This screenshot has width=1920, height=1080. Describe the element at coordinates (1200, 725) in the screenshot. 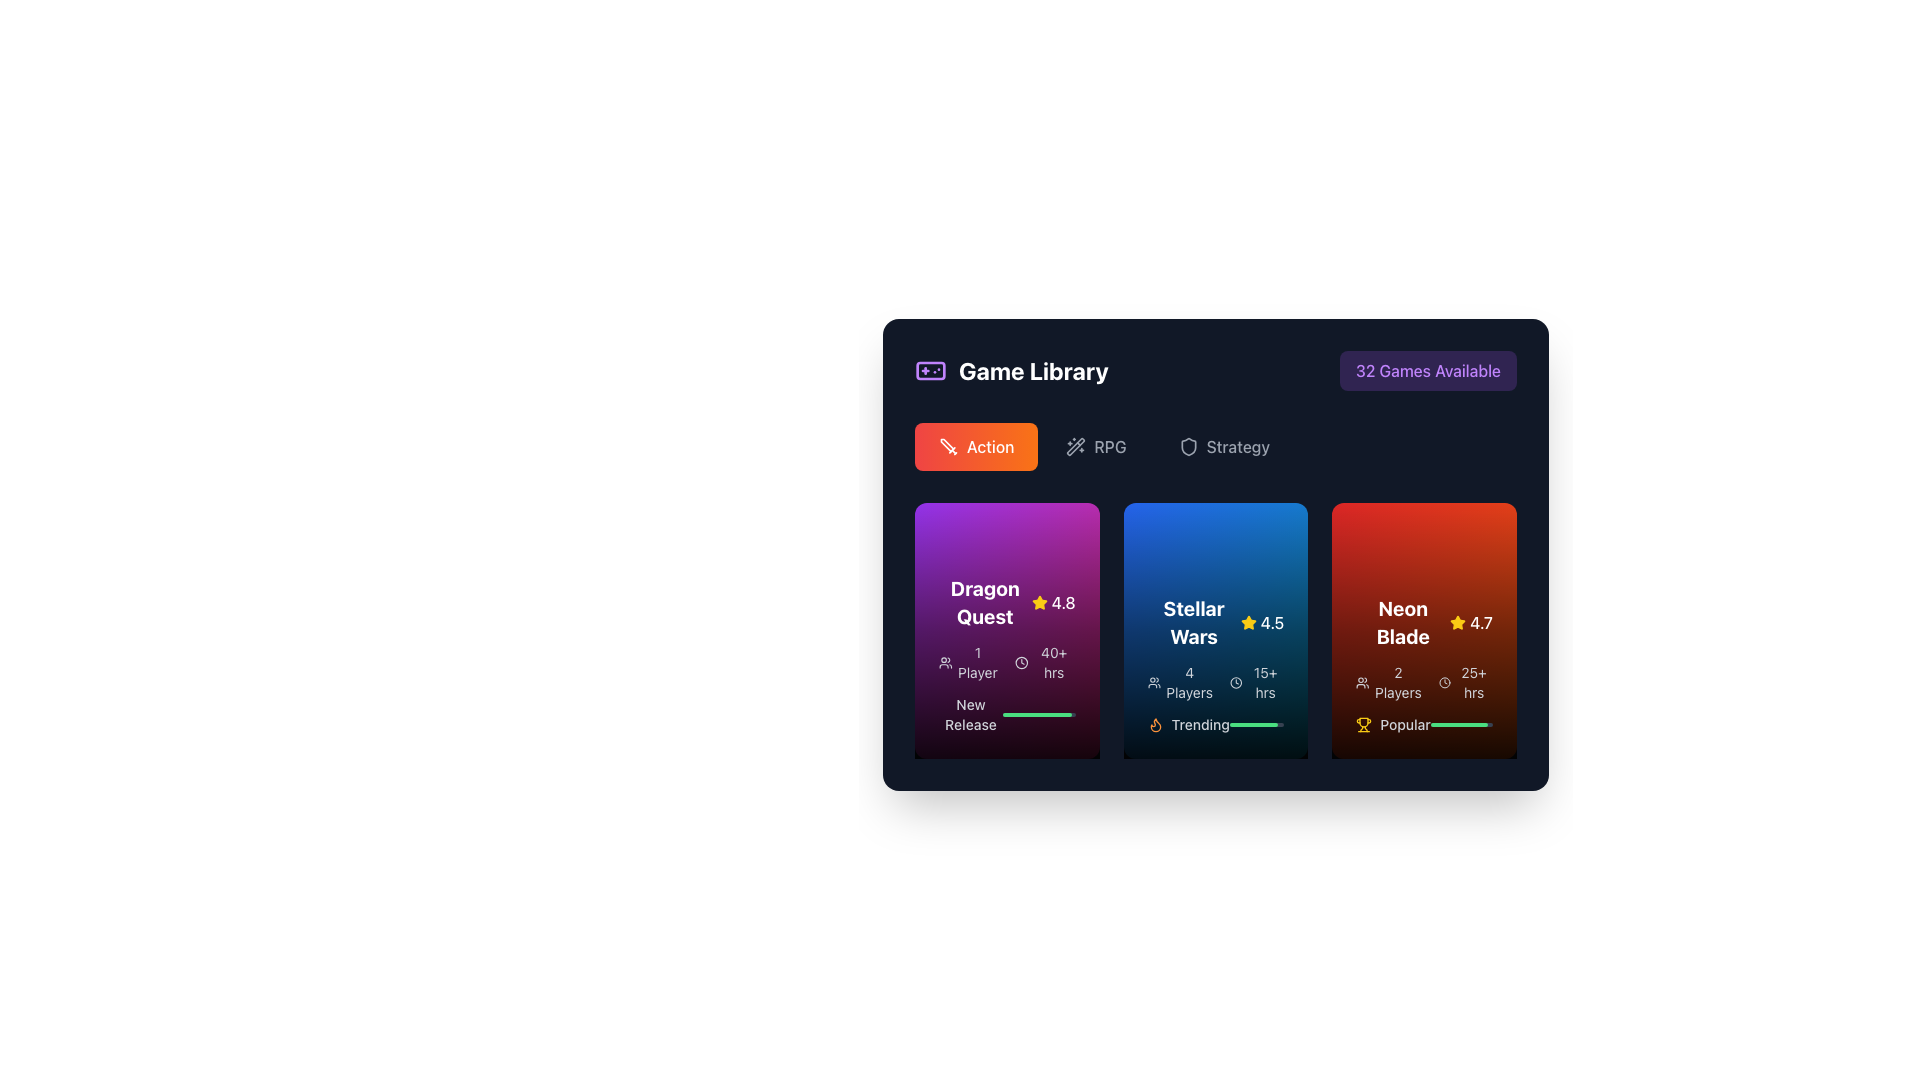

I see `the 'Trending' text label within the 'Stellar Wars' game card, located near the left margin and to the right of a flame icon` at that location.